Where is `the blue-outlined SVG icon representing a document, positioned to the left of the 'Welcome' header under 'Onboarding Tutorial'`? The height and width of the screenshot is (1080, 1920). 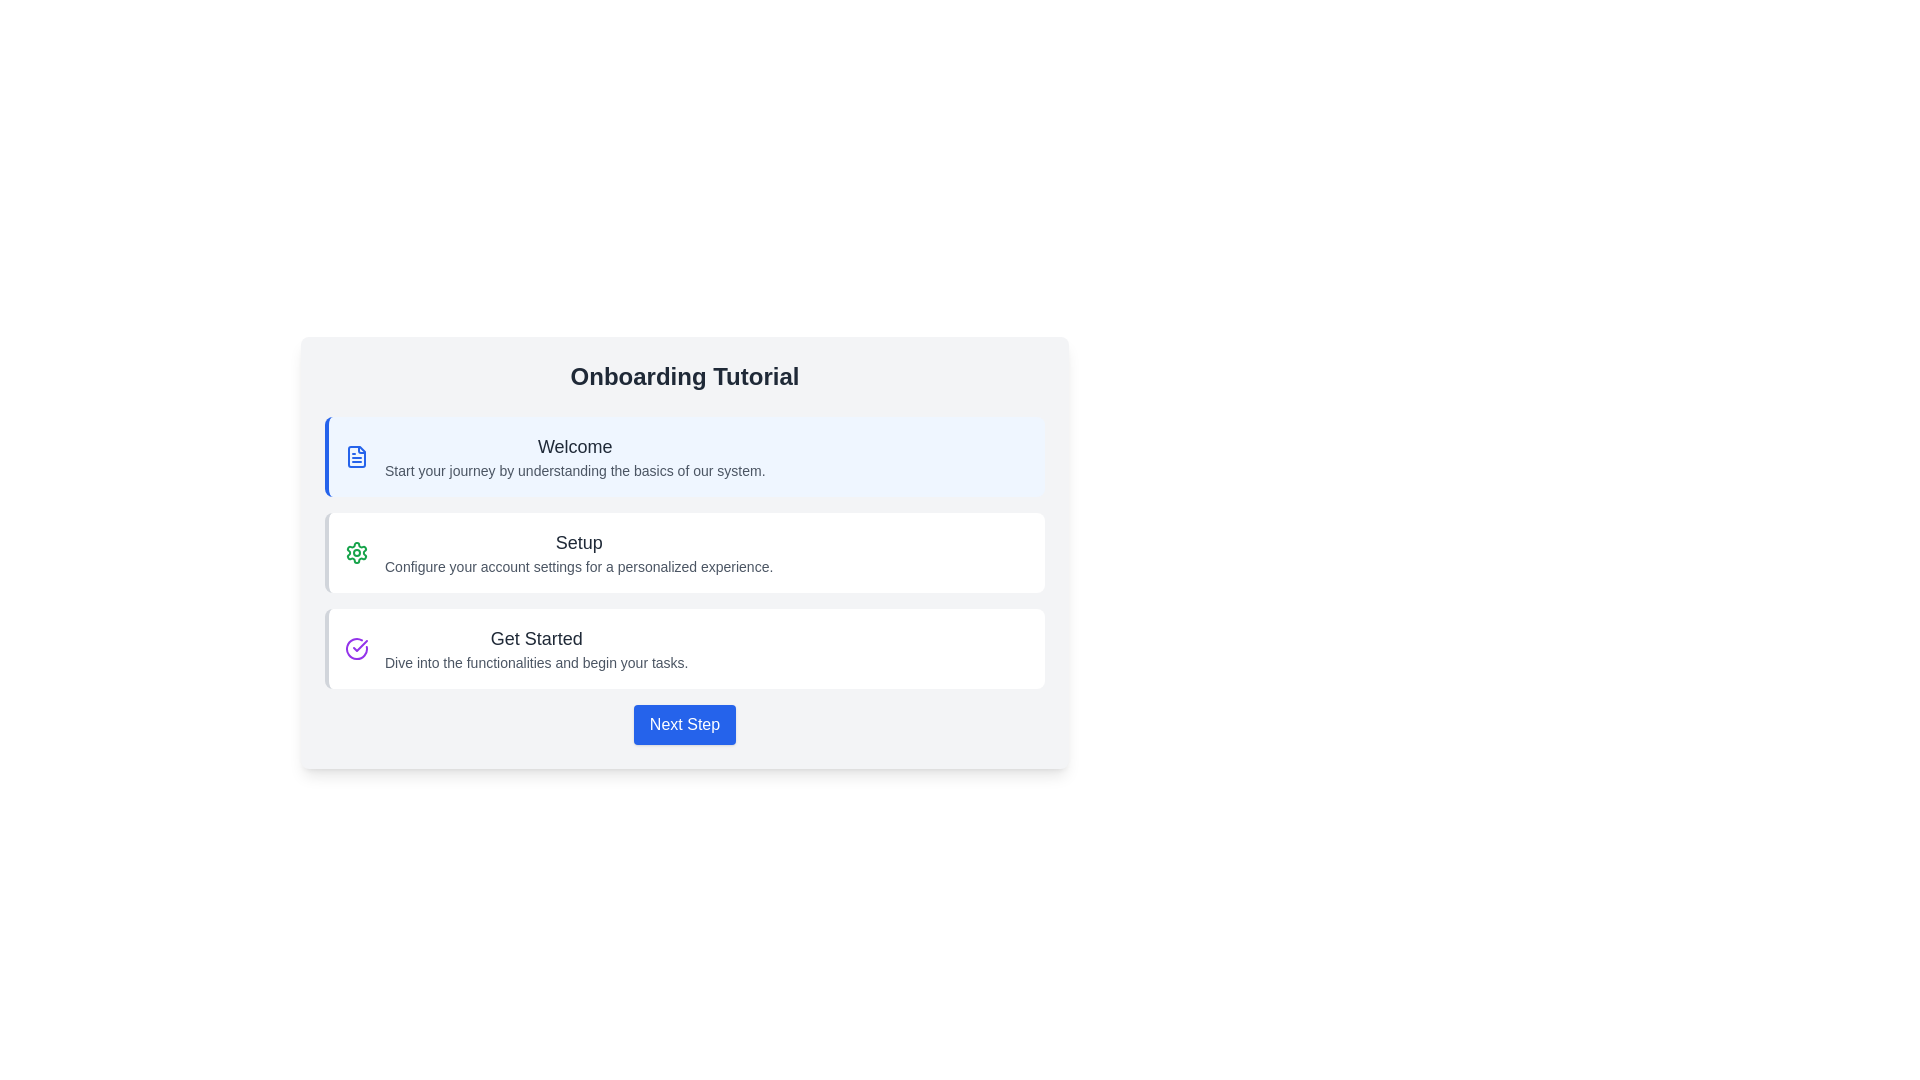
the blue-outlined SVG icon representing a document, positioned to the left of the 'Welcome' header under 'Onboarding Tutorial' is located at coordinates (356, 456).